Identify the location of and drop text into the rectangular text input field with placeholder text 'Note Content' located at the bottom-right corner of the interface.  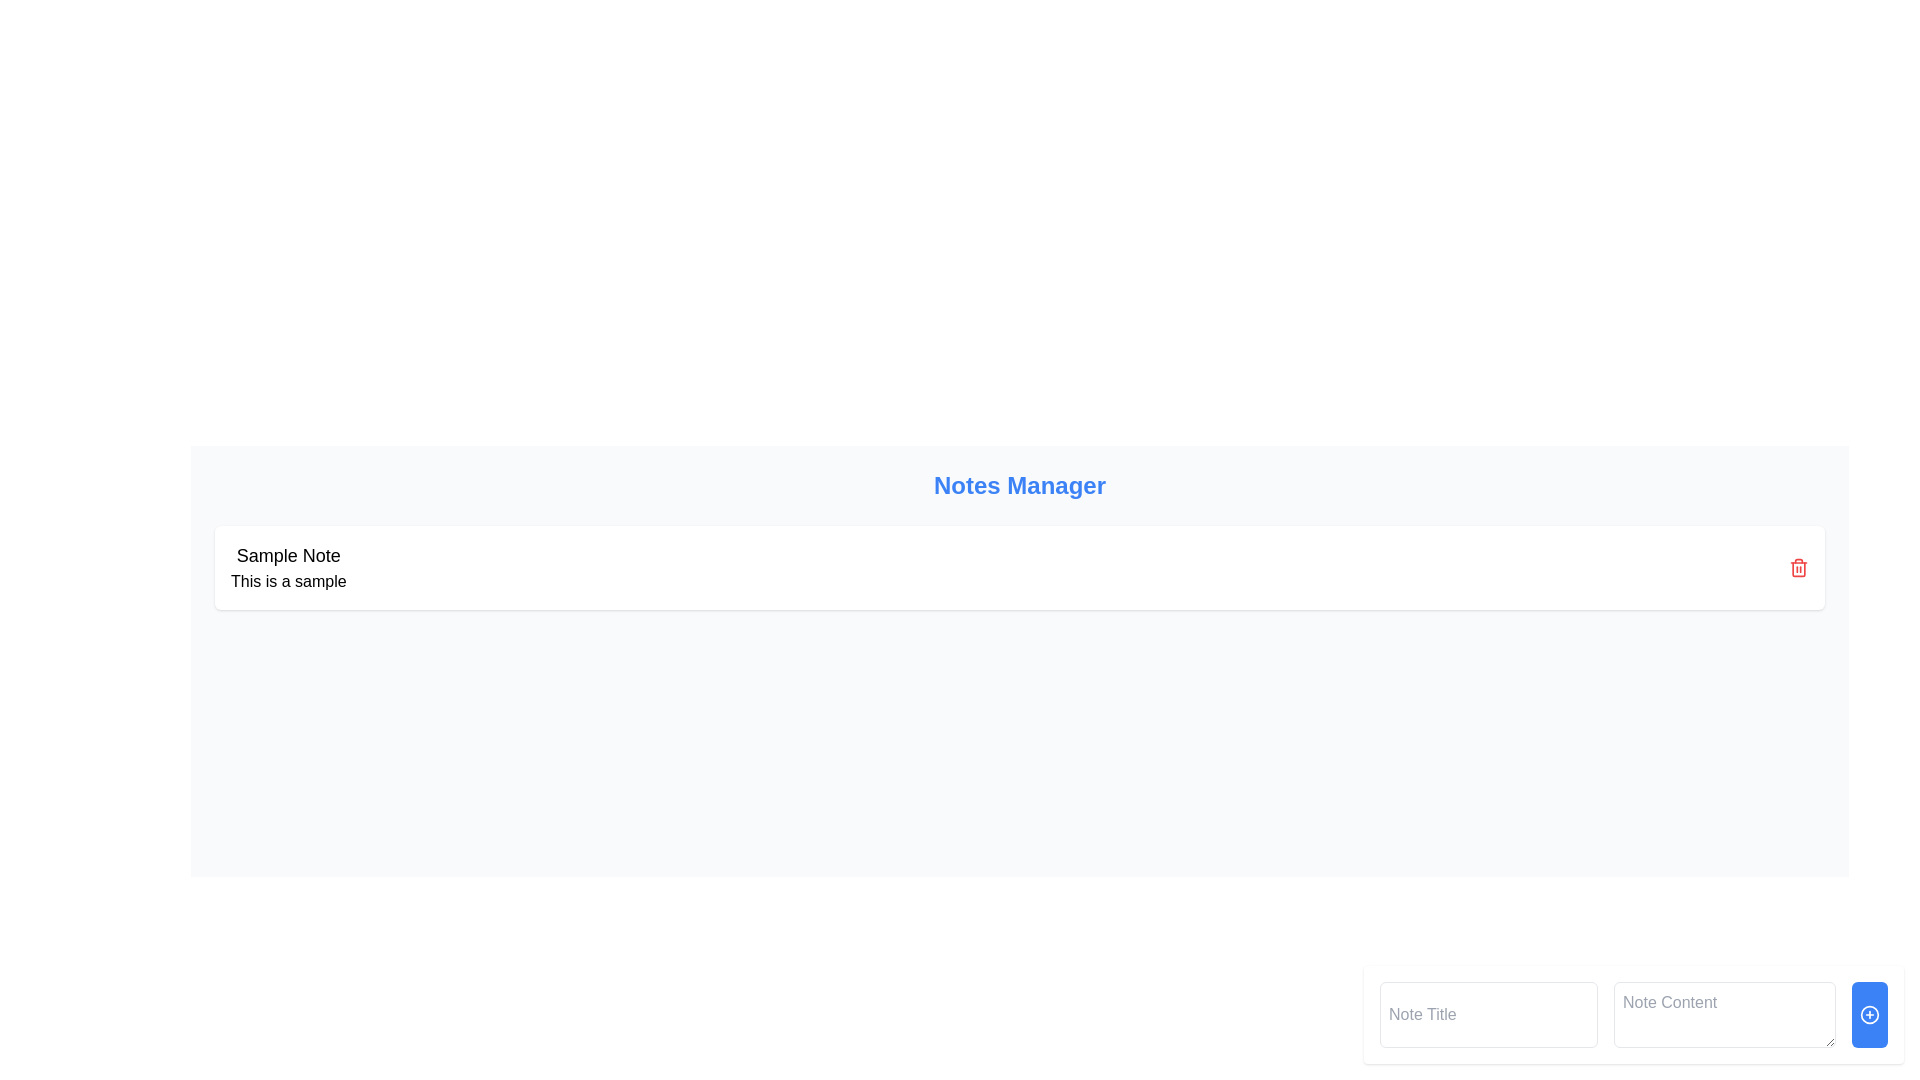
(1723, 1014).